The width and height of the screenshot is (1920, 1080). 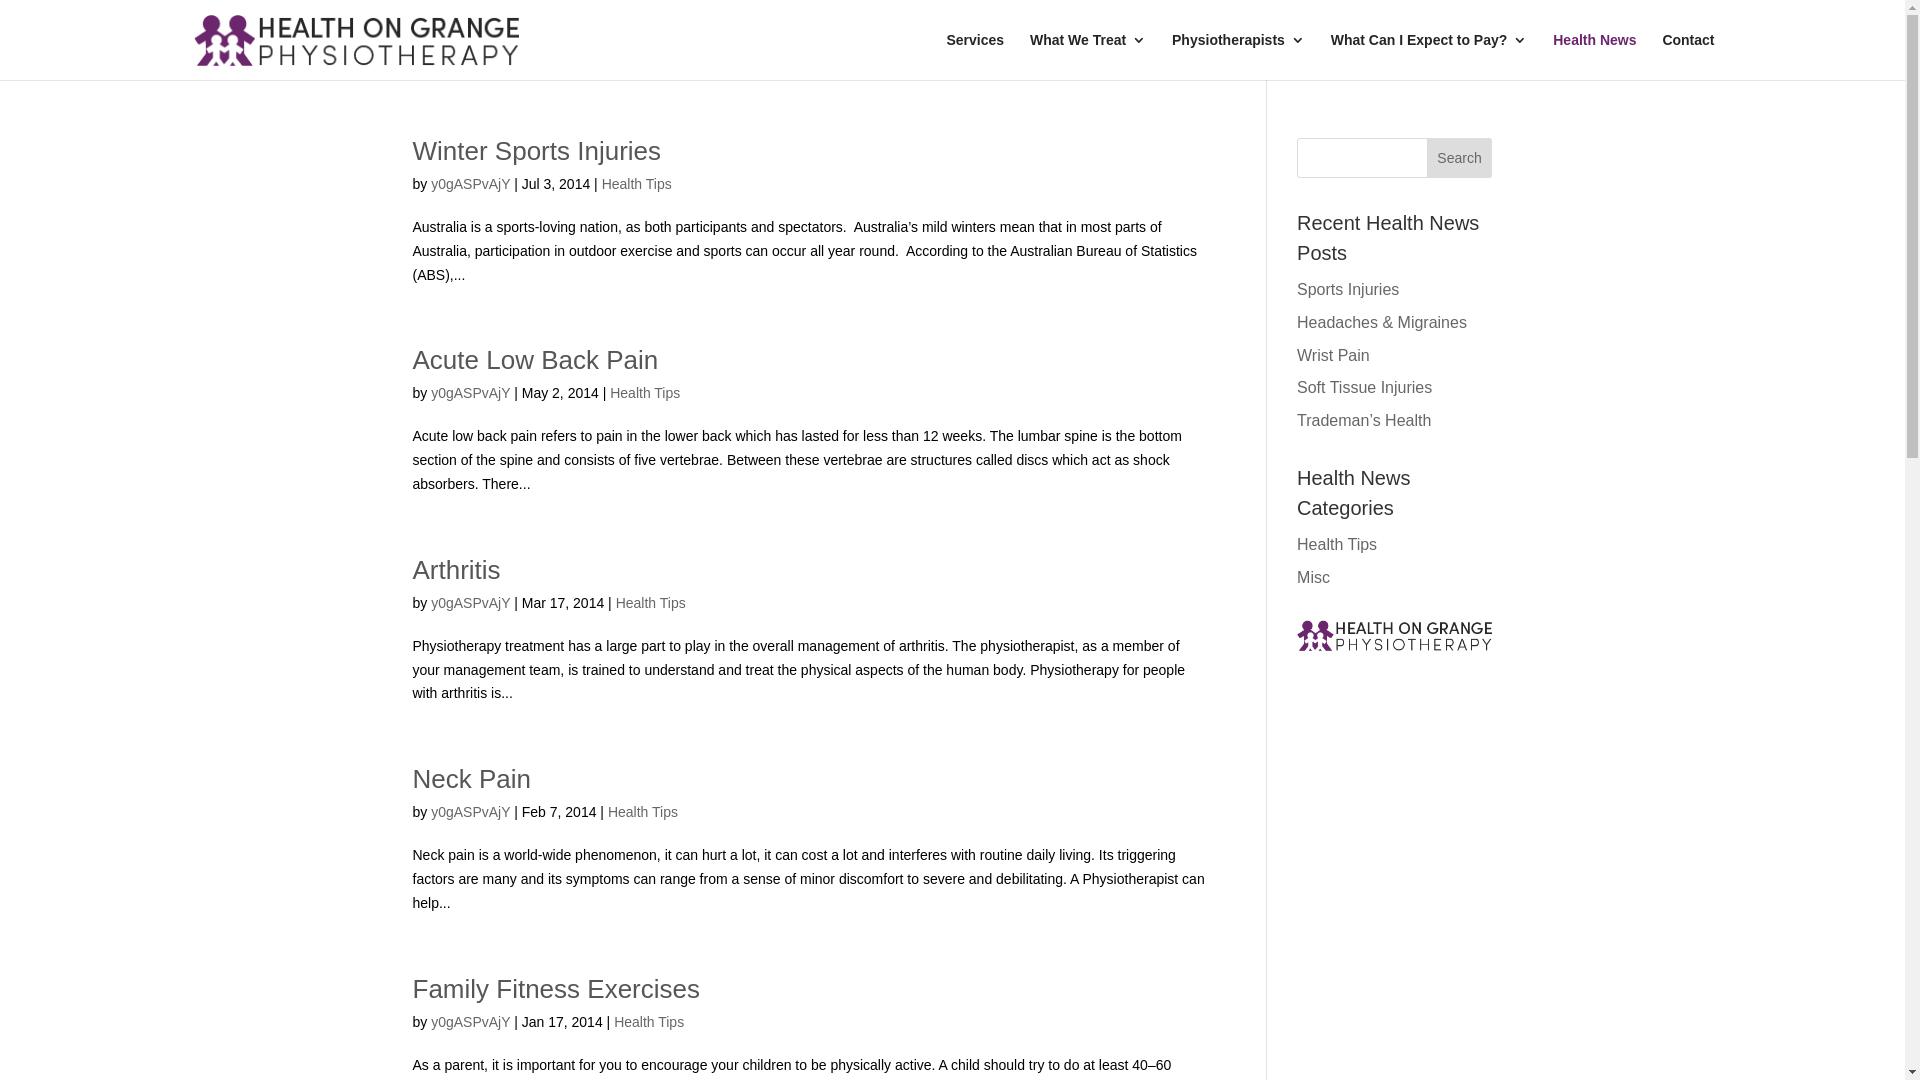 What do you see at coordinates (469, 184) in the screenshot?
I see `'y0gASPvAjY'` at bounding box center [469, 184].